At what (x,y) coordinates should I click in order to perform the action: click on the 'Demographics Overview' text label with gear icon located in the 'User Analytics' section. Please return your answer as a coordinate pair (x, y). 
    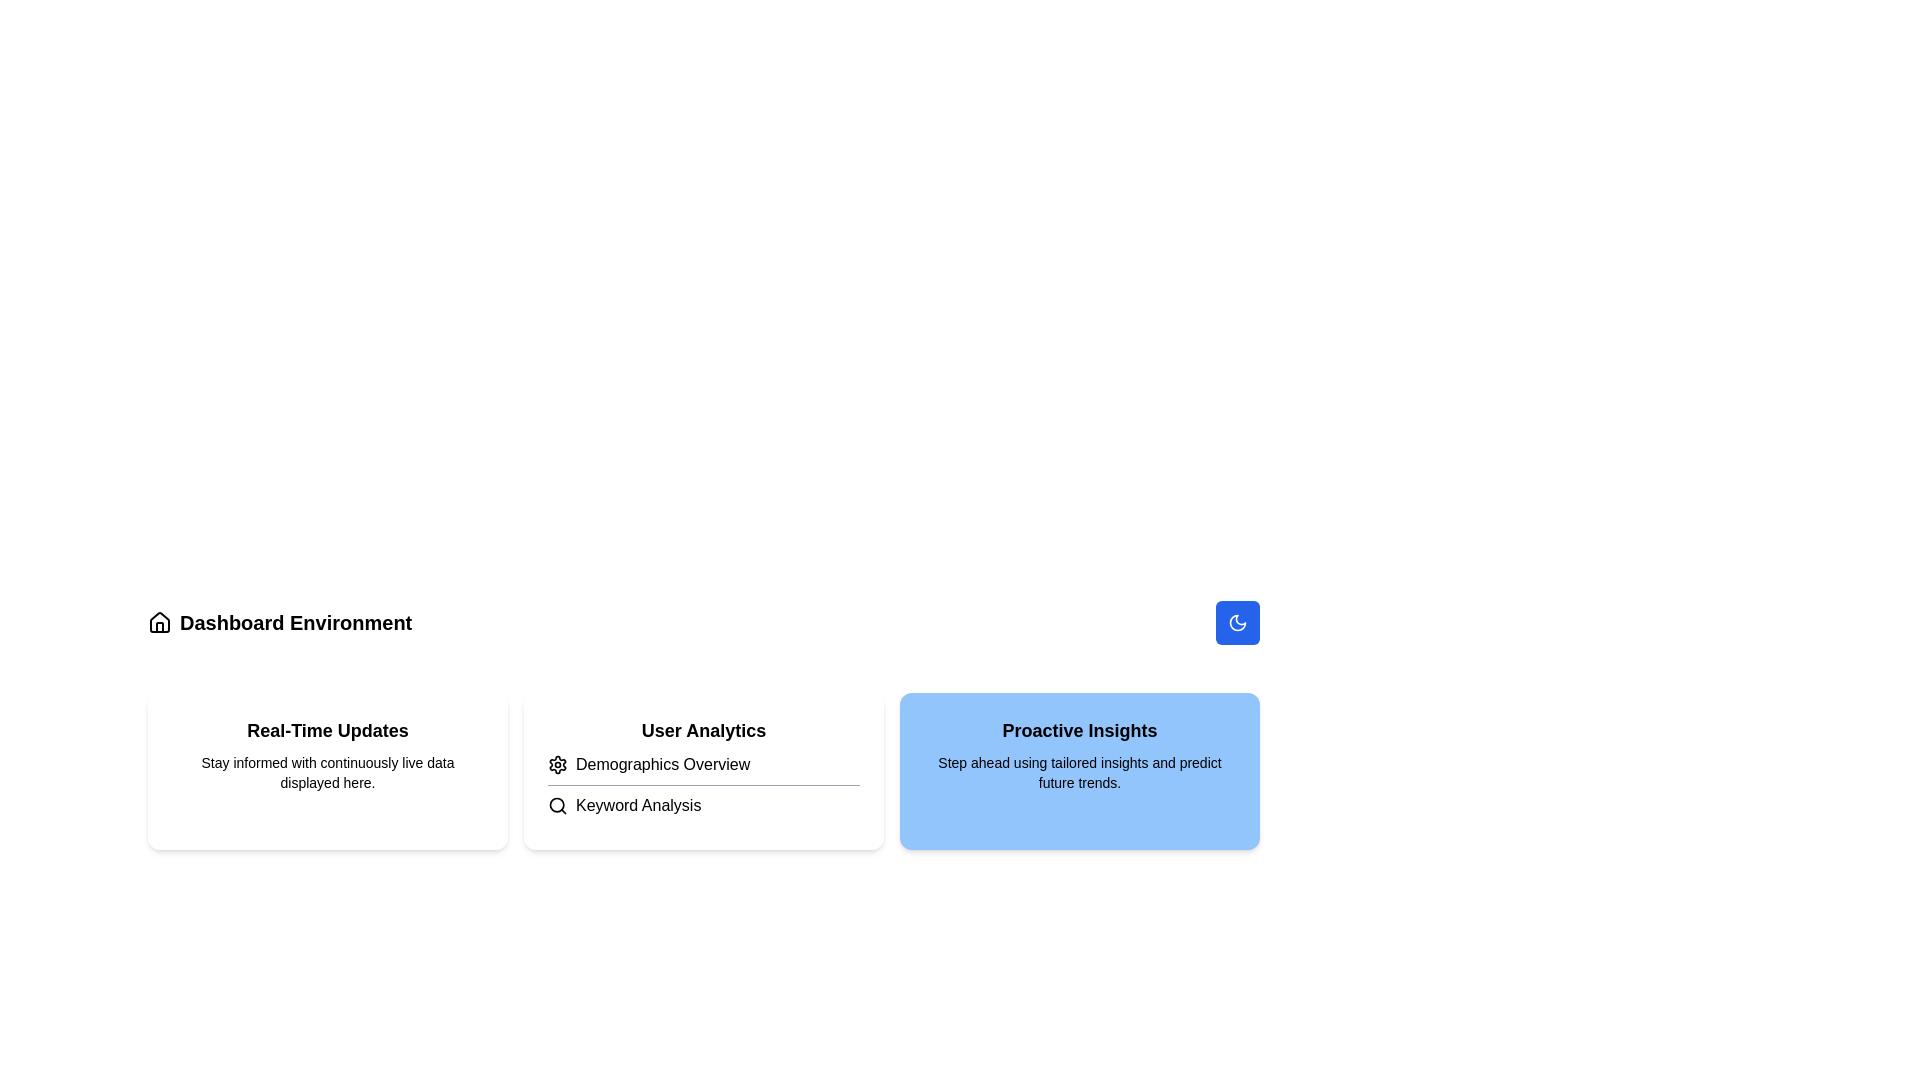
    Looking at the image, I should click on (704, 764).